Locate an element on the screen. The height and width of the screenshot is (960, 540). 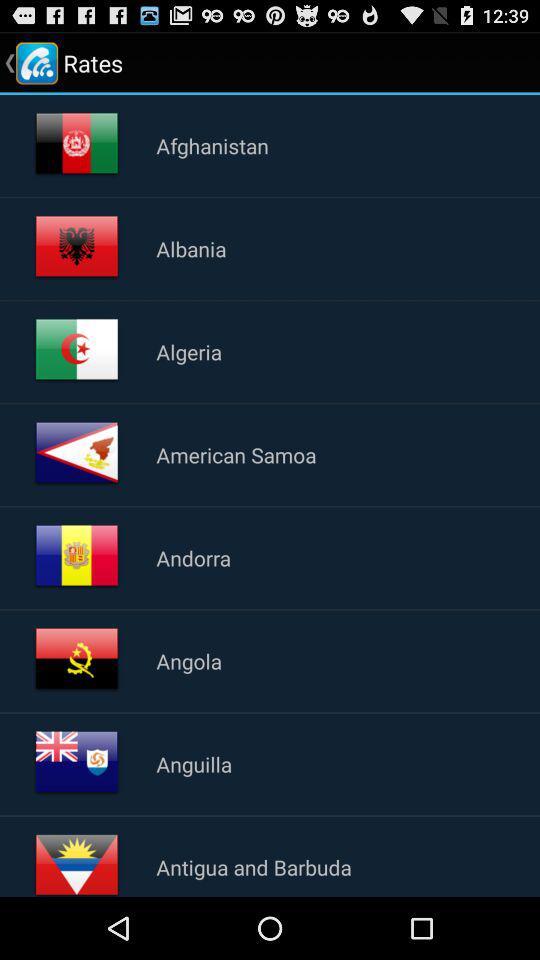
app below albania item is located at coordinates (189, 351).